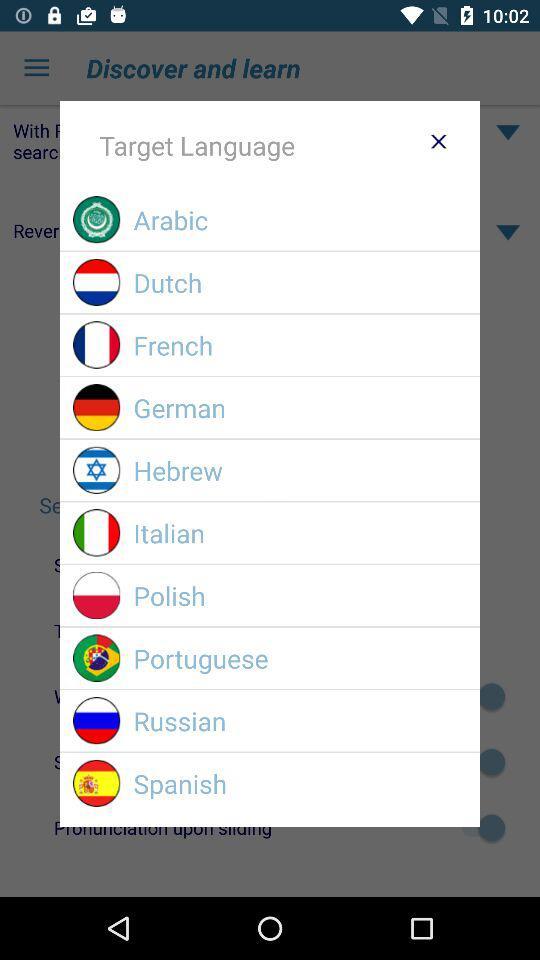 This screenshot has height=960, width=540. What do you see at coordinates (299, 532) in the screenshot?
I see `icon below the hebrew icon` at bounding box center [299, 532].